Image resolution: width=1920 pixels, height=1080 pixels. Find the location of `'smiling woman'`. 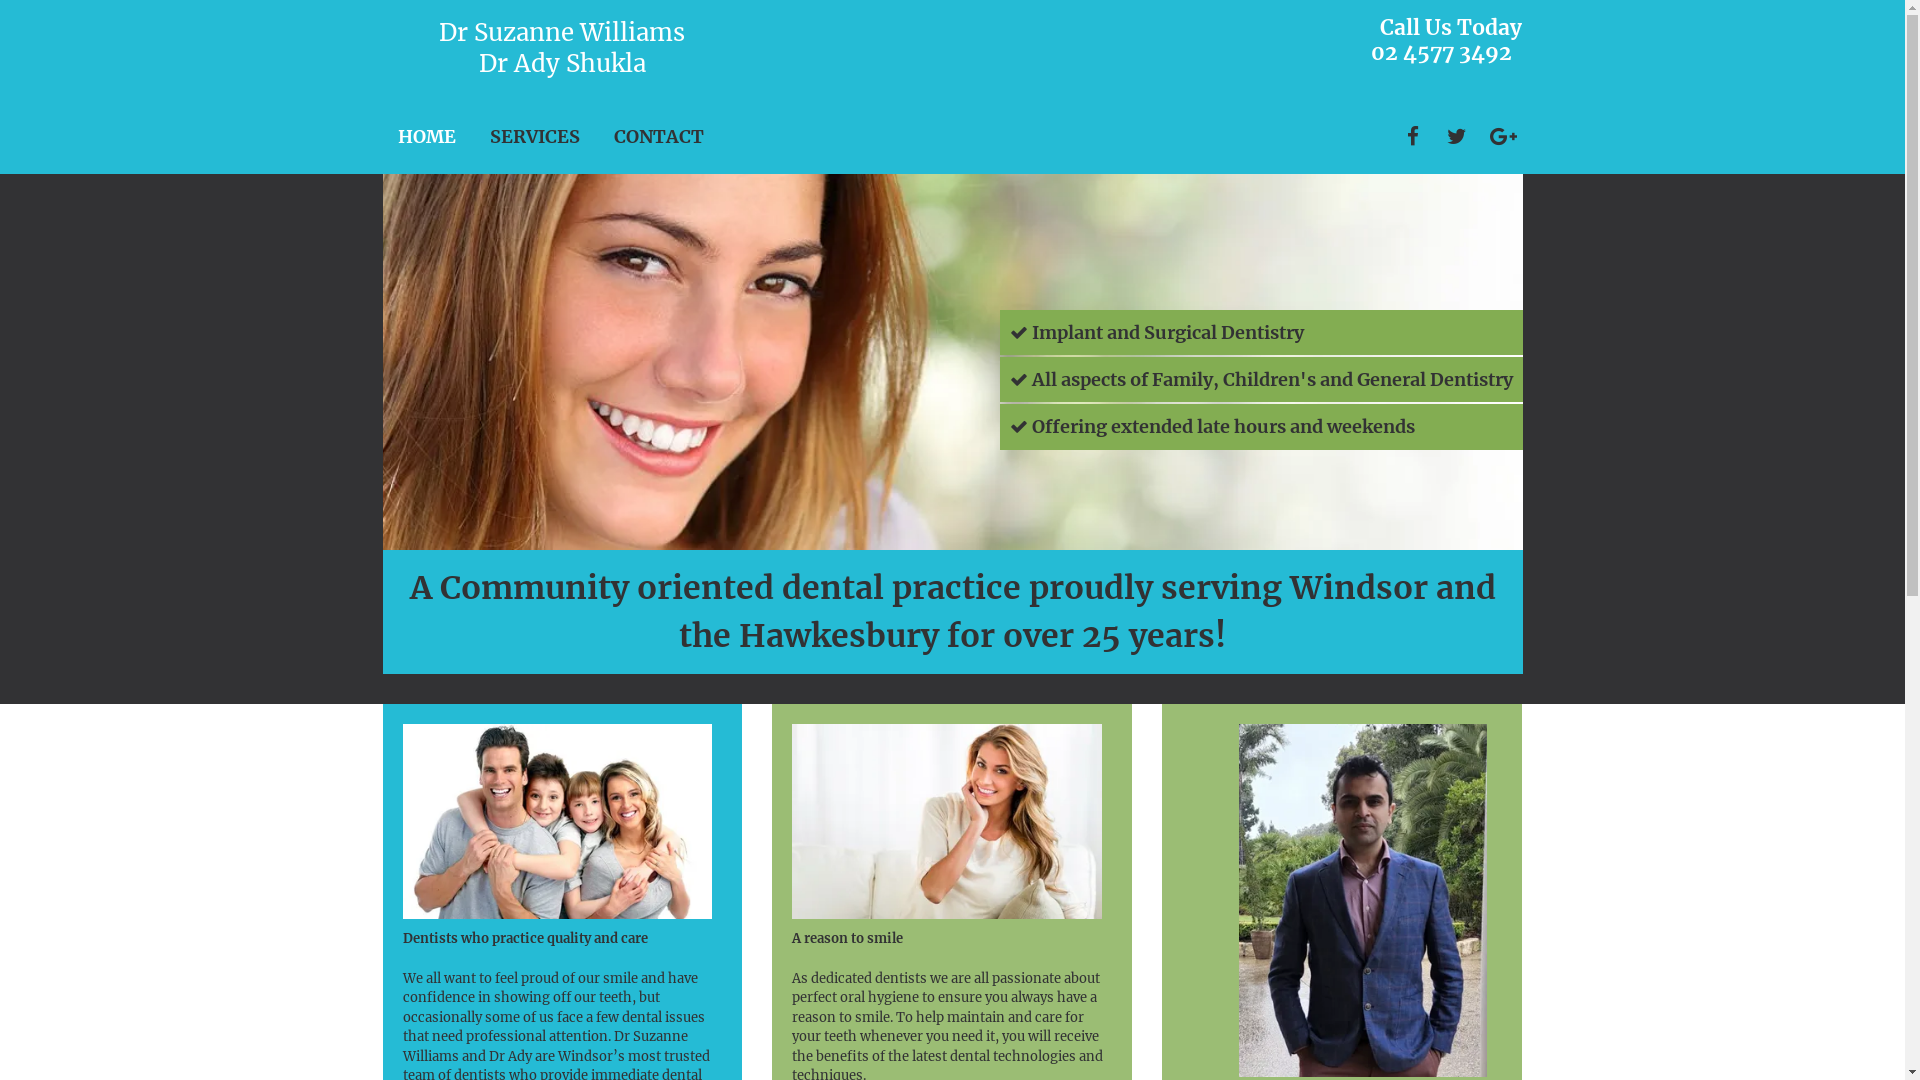

'smiling woman' is located at coordinates (945, 821).